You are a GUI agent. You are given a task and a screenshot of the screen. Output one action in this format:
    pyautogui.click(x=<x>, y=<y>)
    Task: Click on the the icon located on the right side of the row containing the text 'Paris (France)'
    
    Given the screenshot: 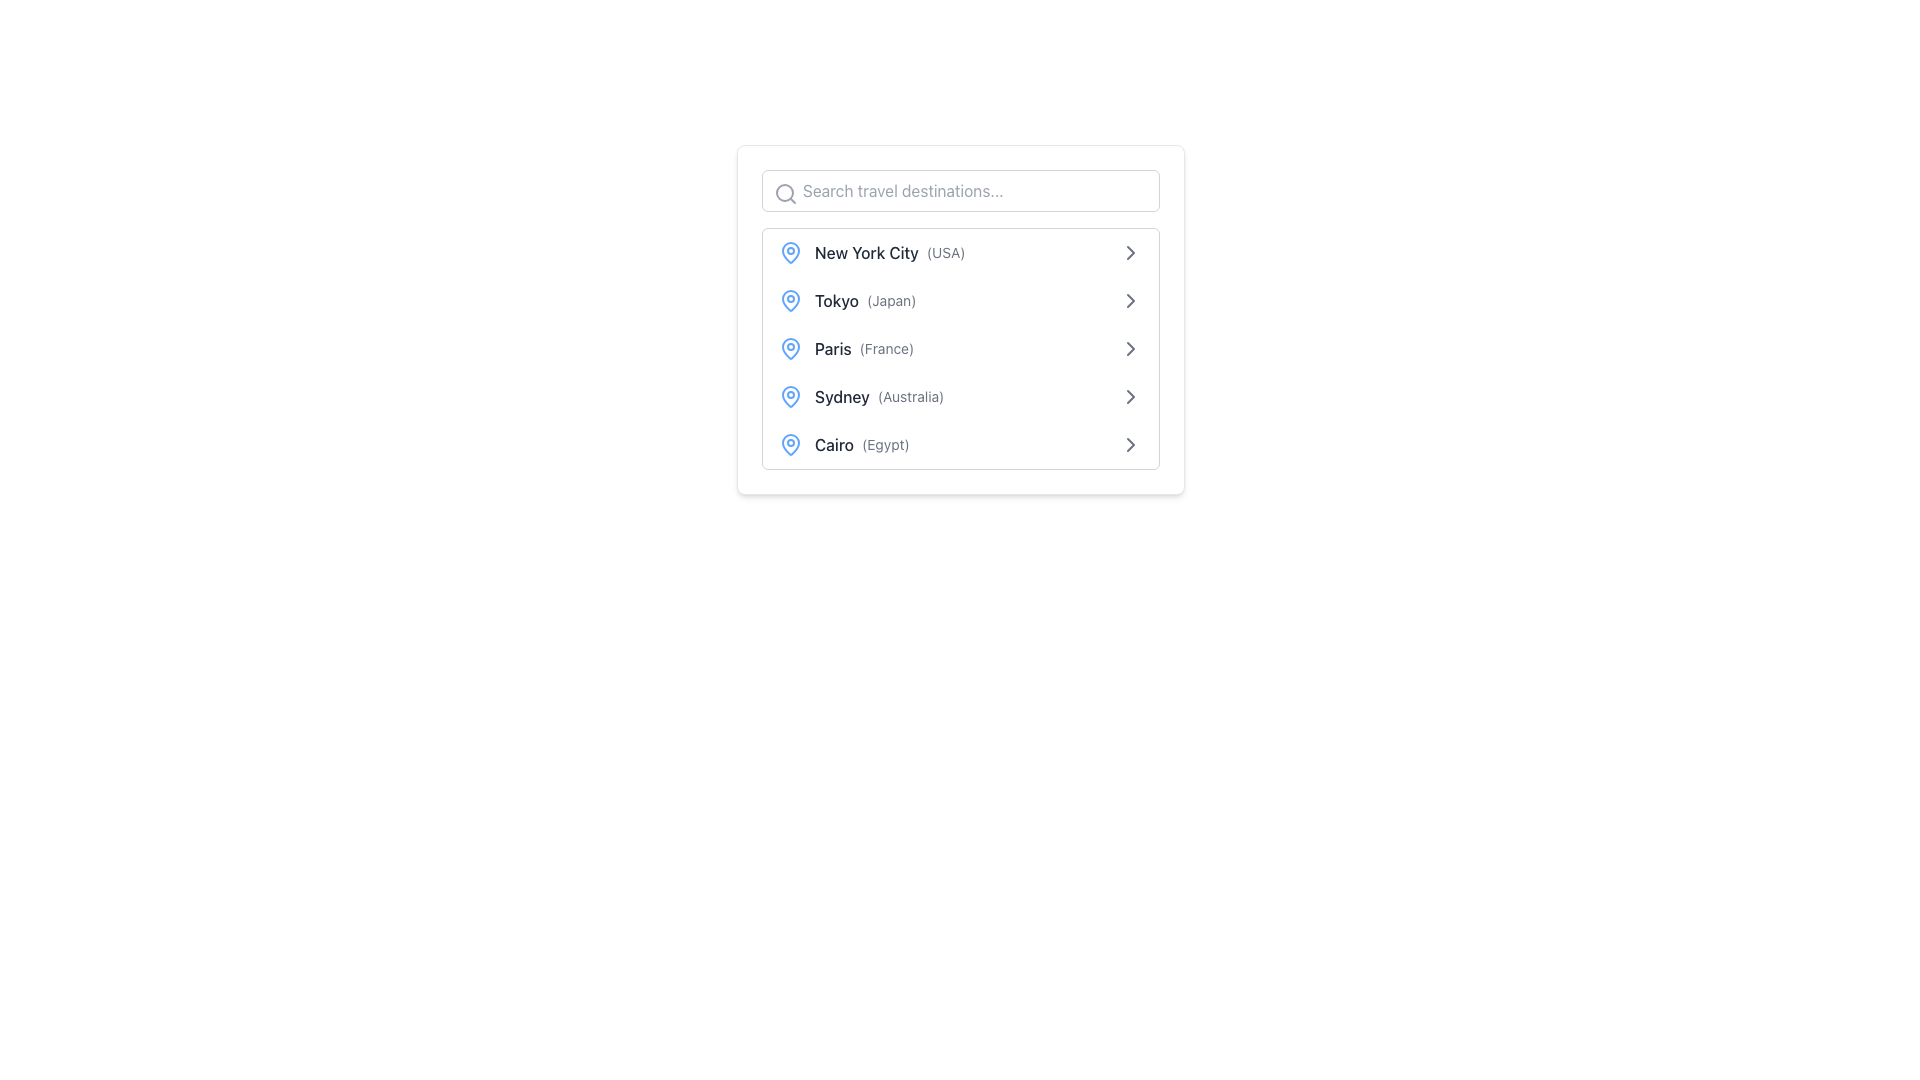 What is the action you would take?
    pyautogui.click(x=1131, y=347)
    